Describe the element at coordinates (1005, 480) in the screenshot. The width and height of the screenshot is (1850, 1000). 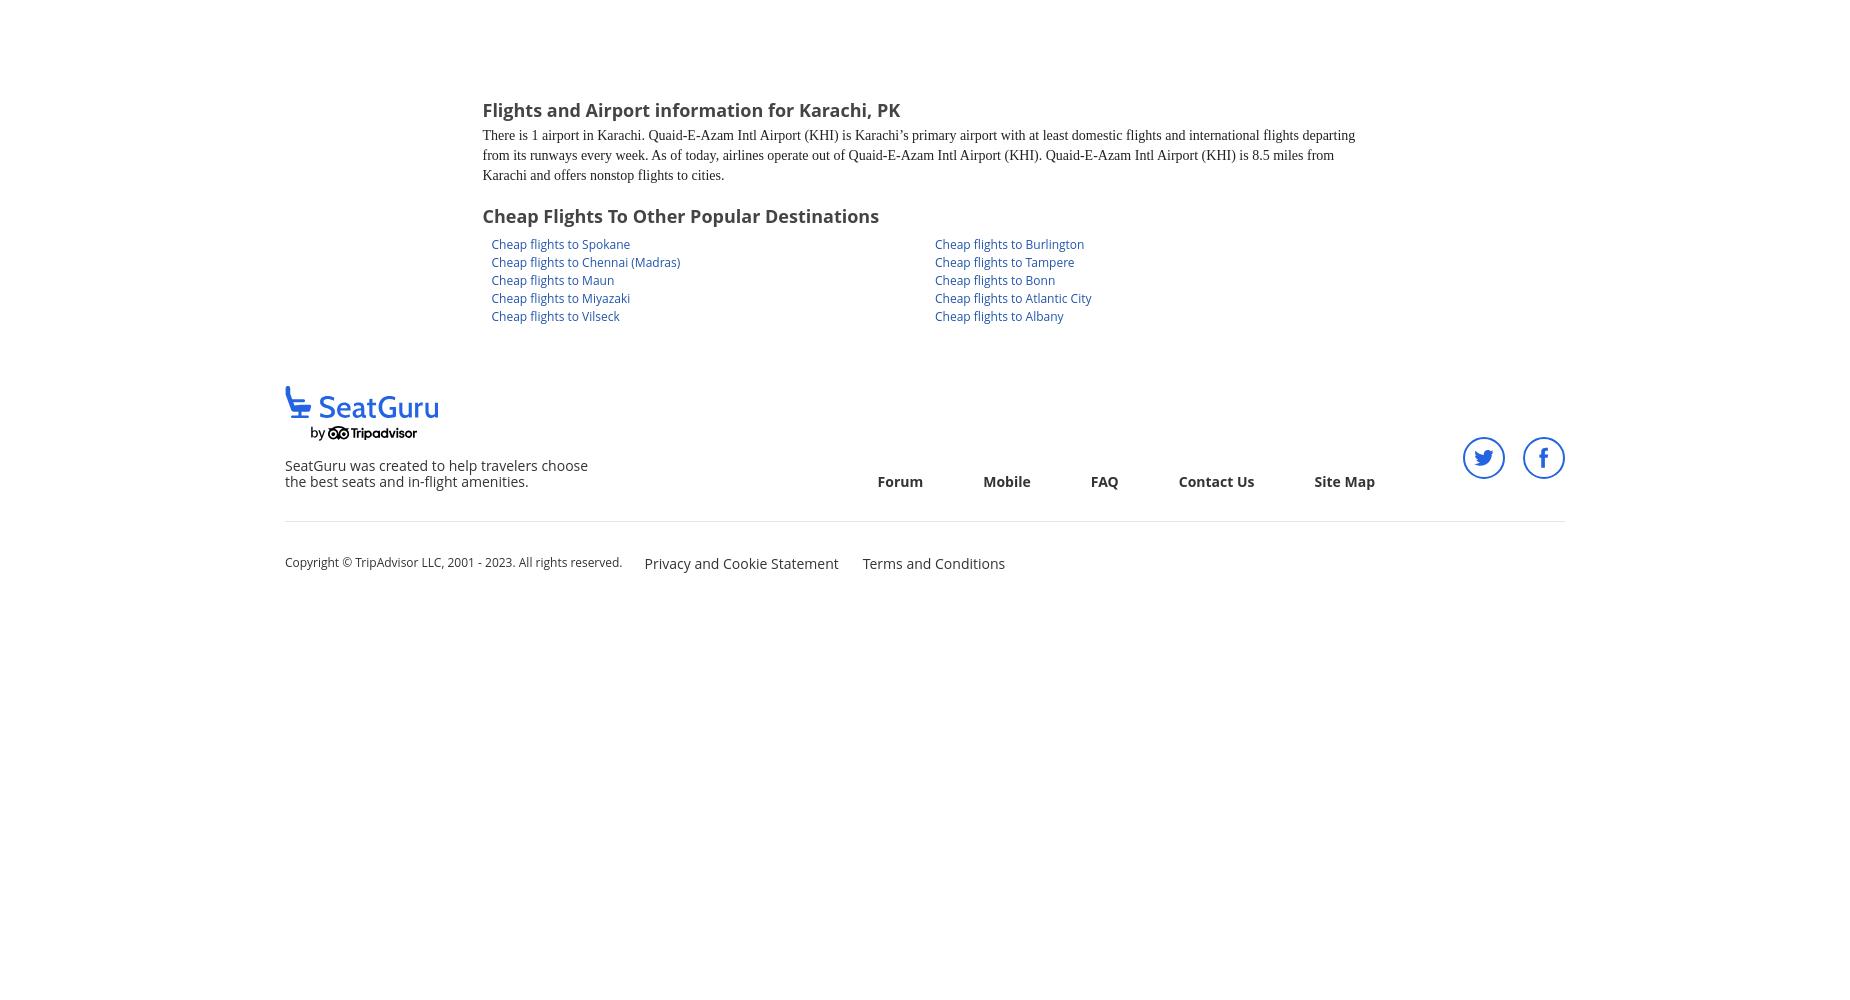
I see `'Mobile'` at that location.